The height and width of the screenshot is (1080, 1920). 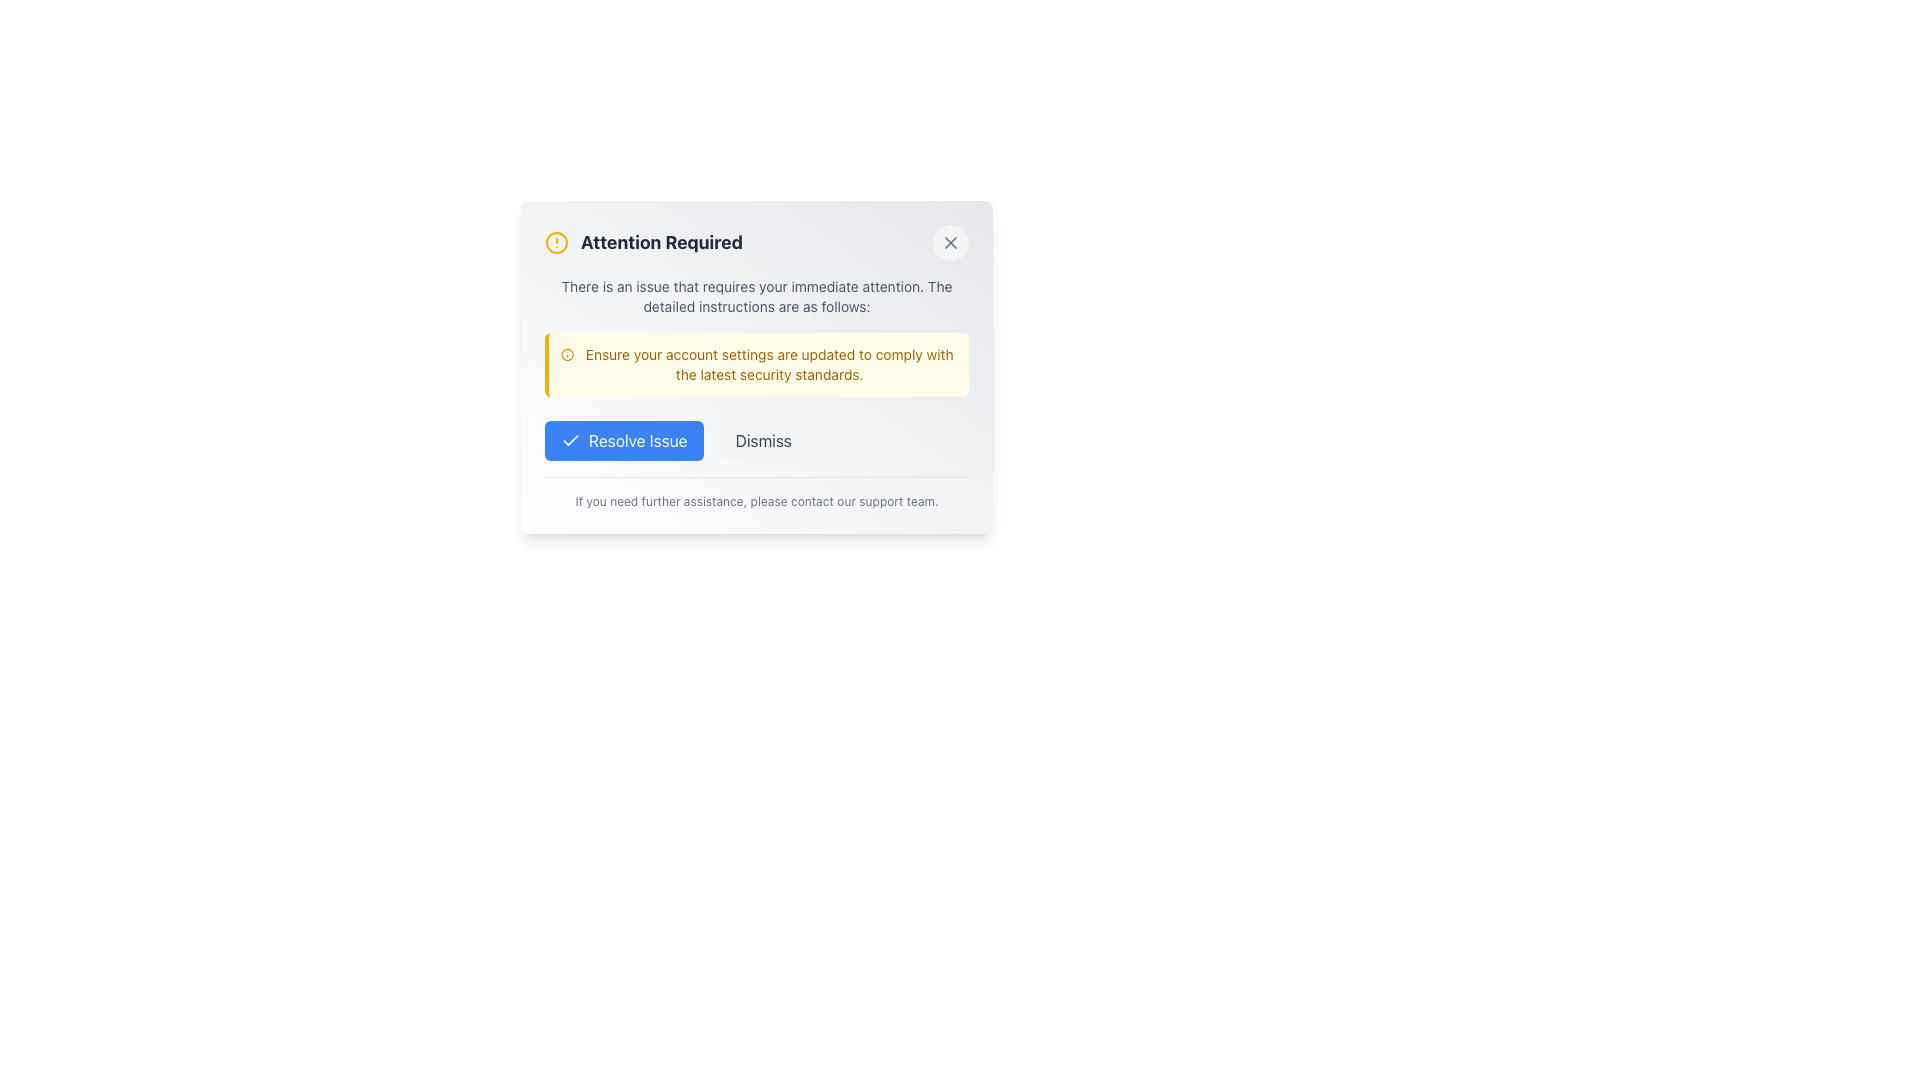 What do you see at coordinates (556, 242) in the screenshot?
I see `the decorative circle element that signifies a warning in the 'Attention Required' dialog box` at bounding box center [556, 242].